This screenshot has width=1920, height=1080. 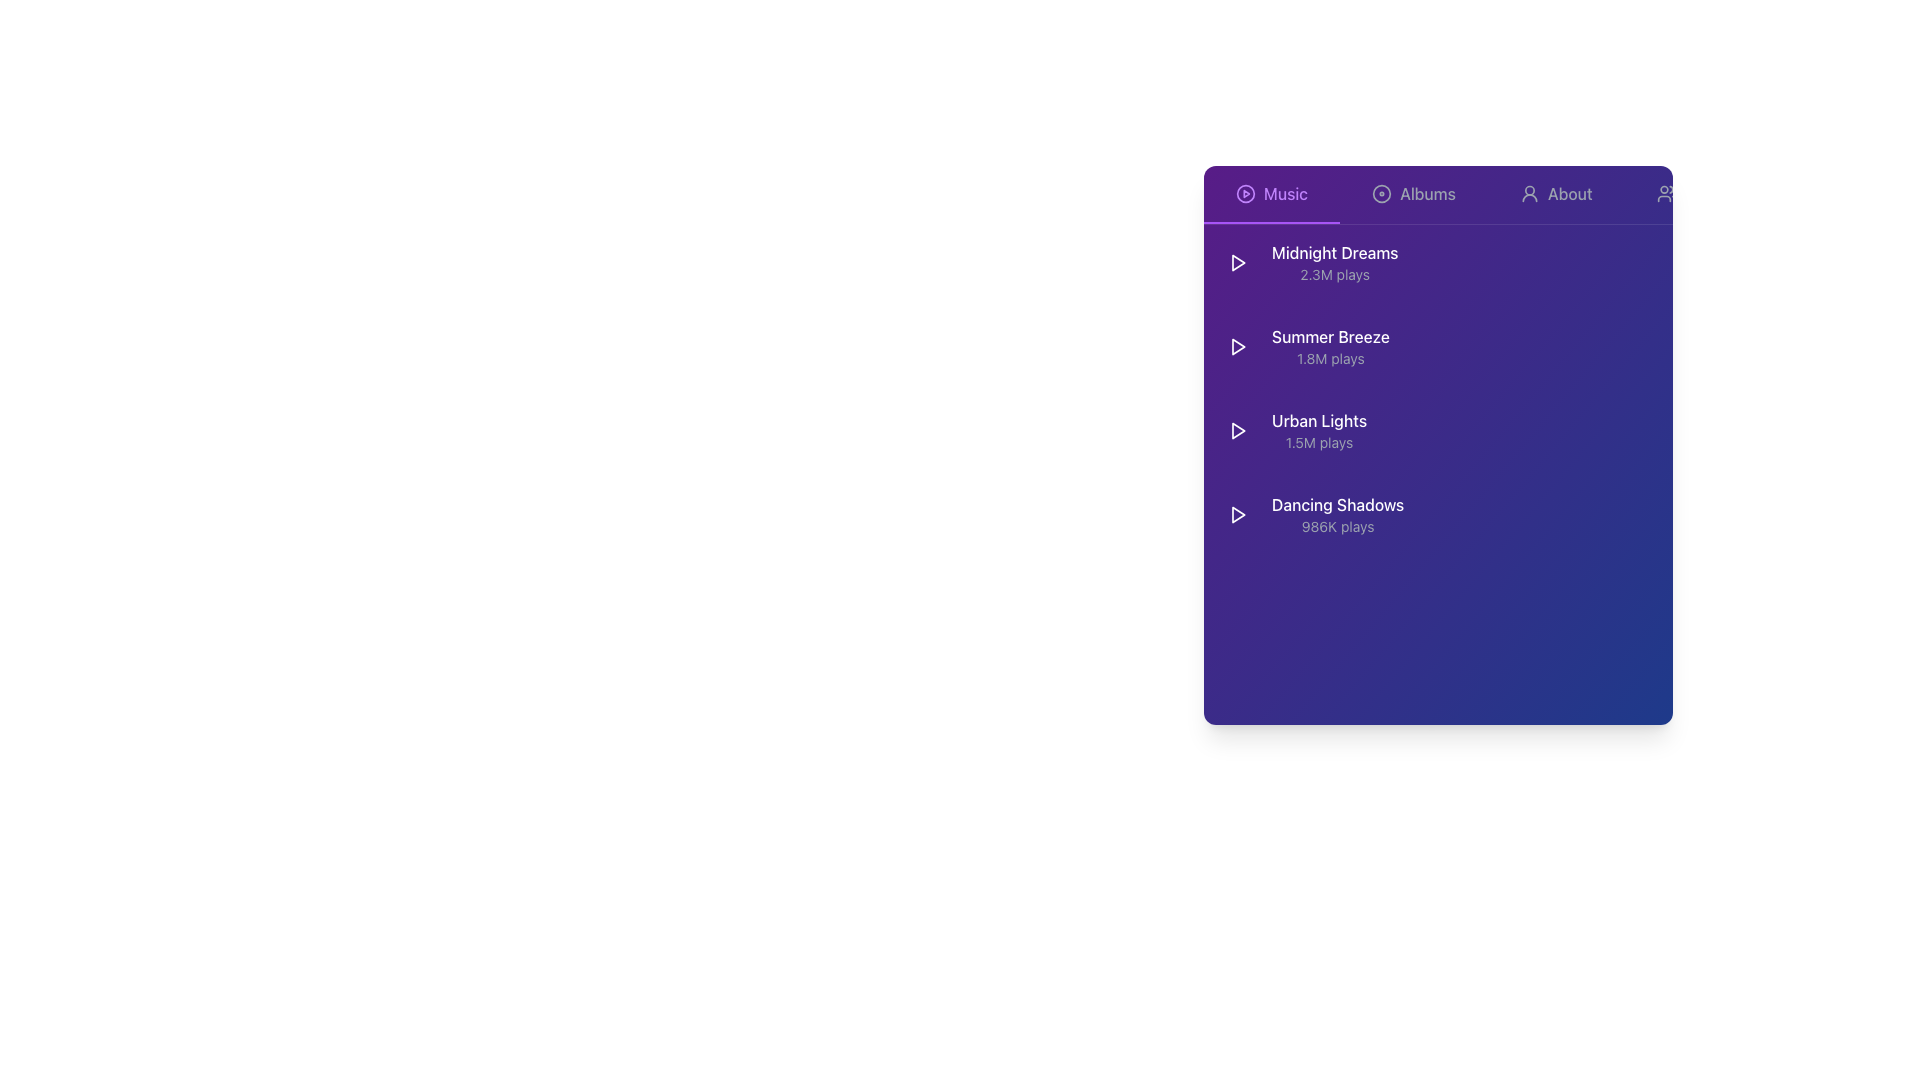 What do you see at coordinates (1271, 195) in the screenshot?
I see `the 'Music' tab button located in the top-left of the navigation bar` at bounding box center [1271, 195].